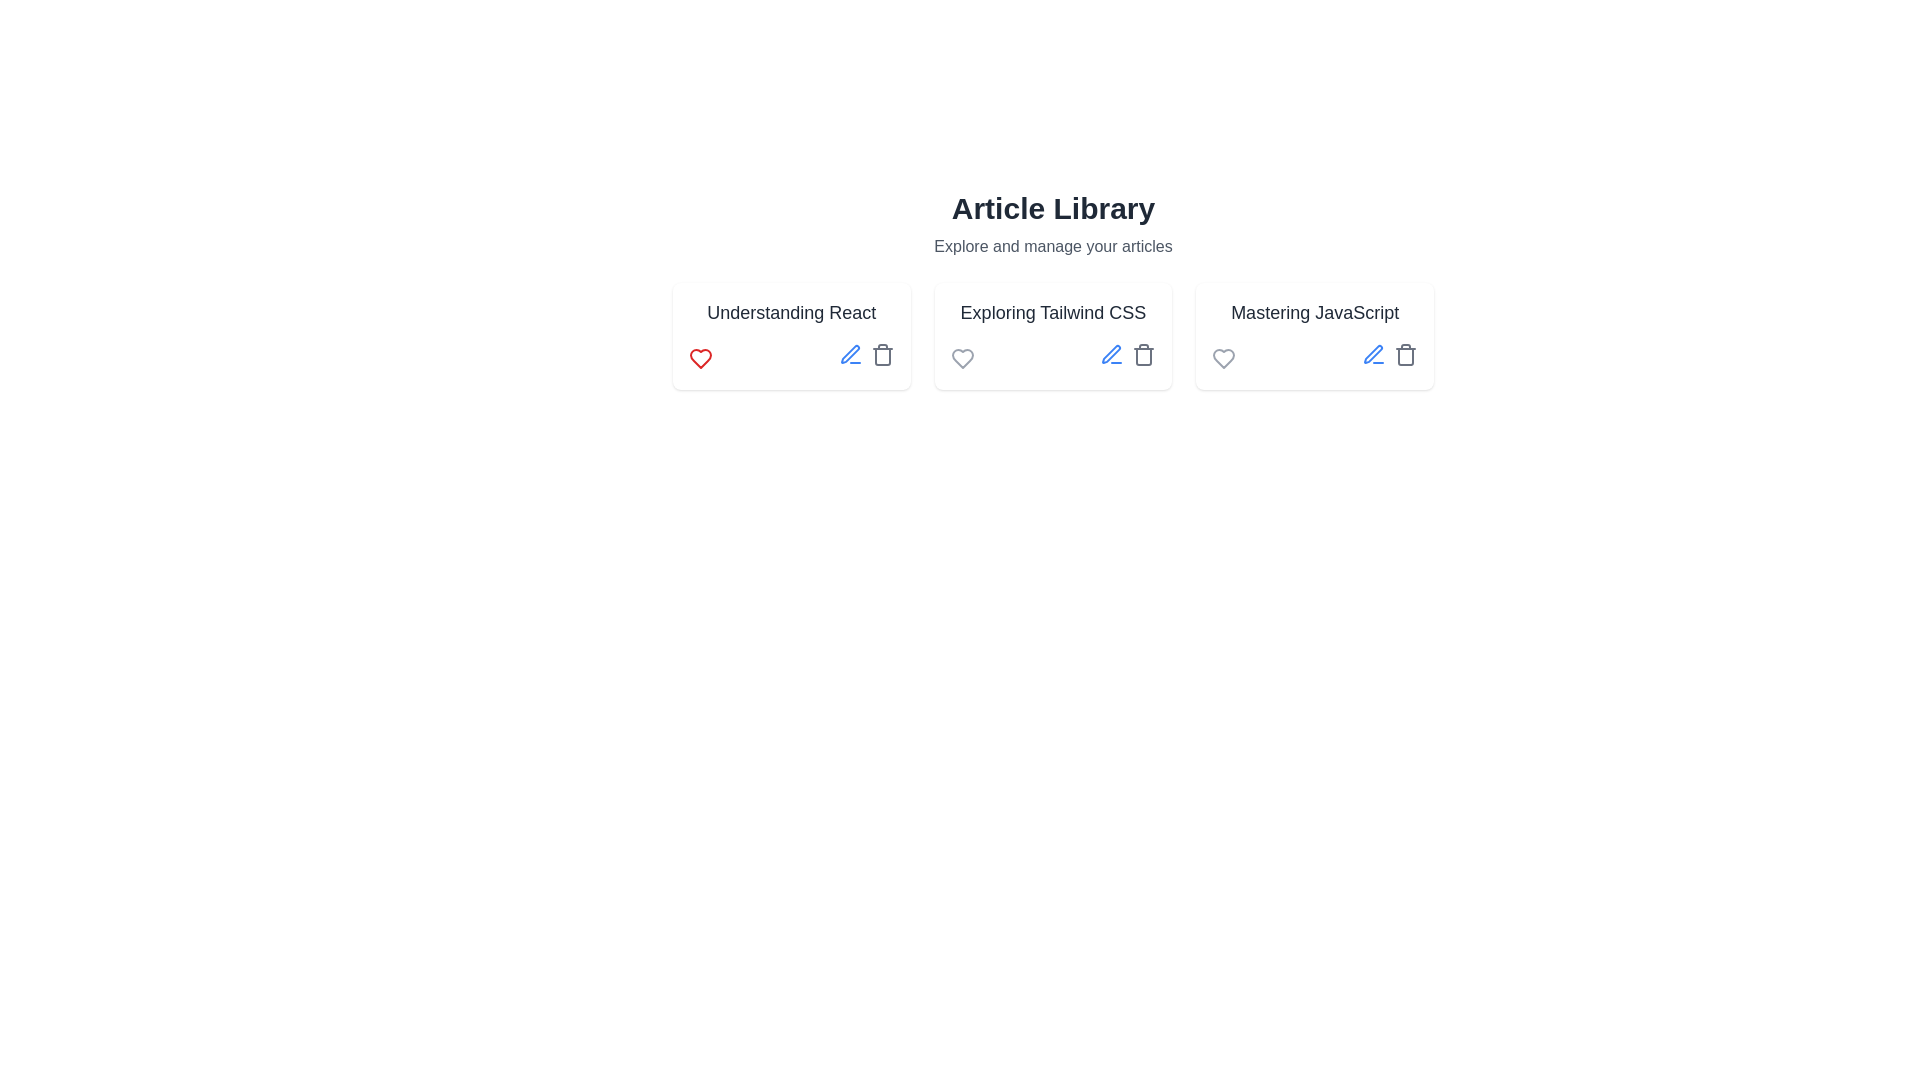 The image size is (1920, 1080). Describe the element at coordinates (962, 357) in the screenshot. I see `the gray heart-like icon button located in the second article card titled 'Exploring Tailwind CSS'` at that location.